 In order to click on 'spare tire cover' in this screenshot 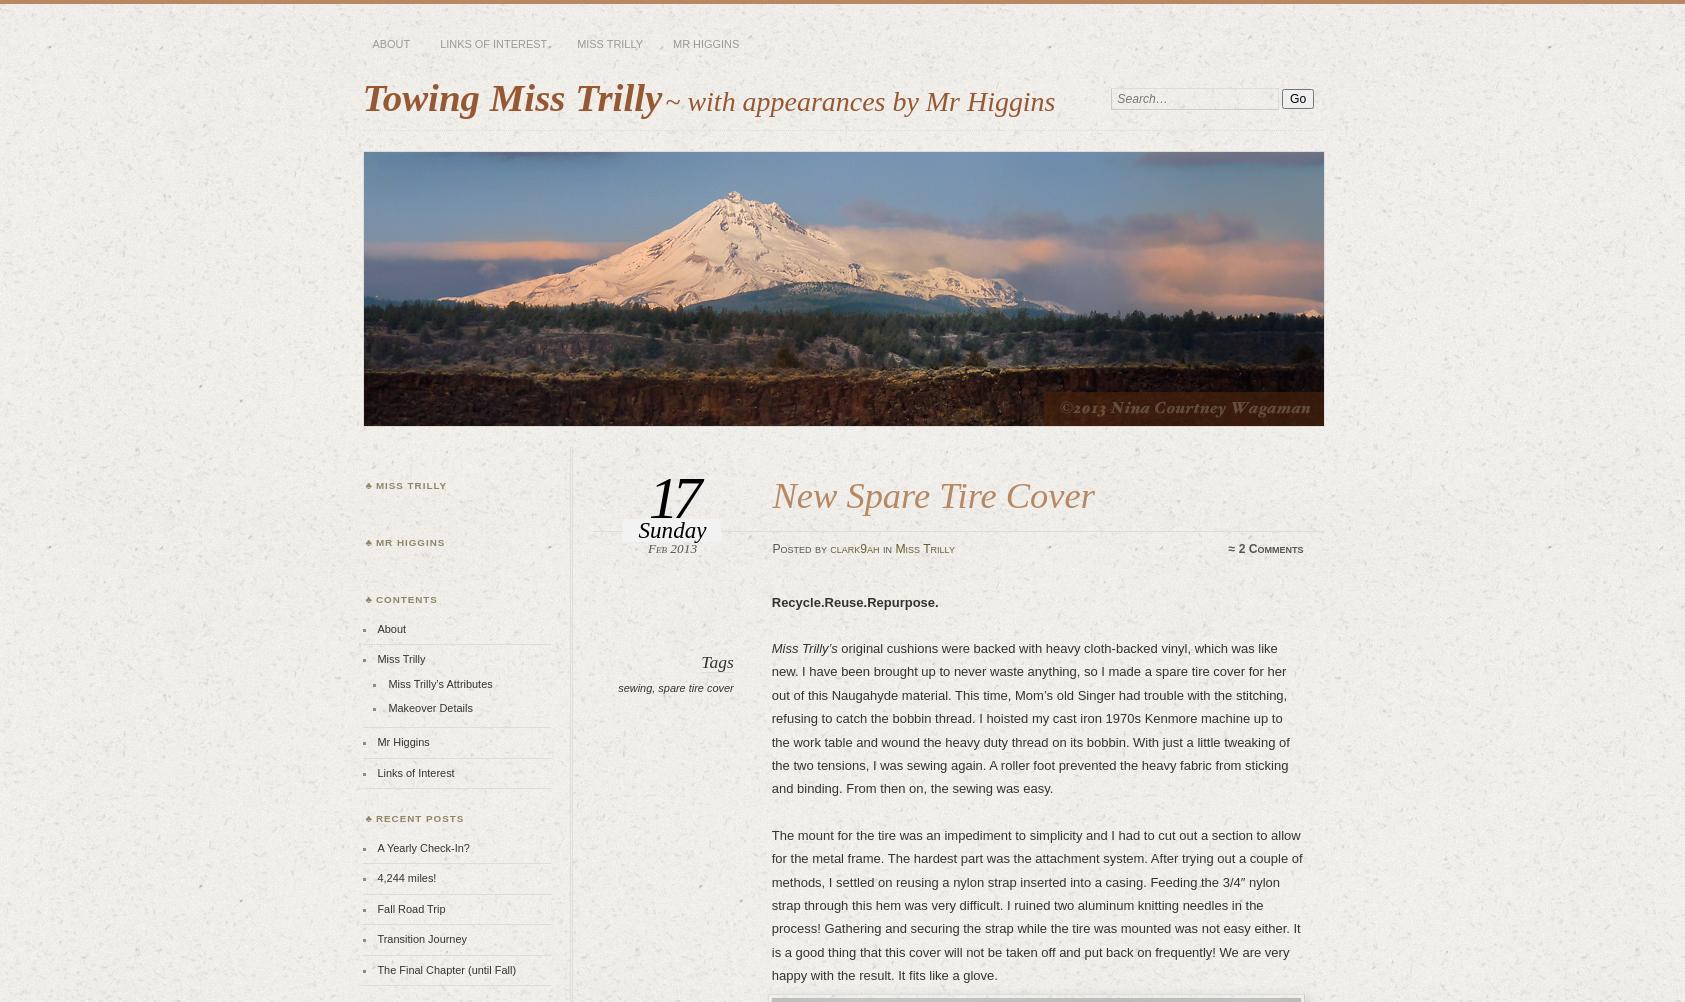, I will do `click(694, 687)`.